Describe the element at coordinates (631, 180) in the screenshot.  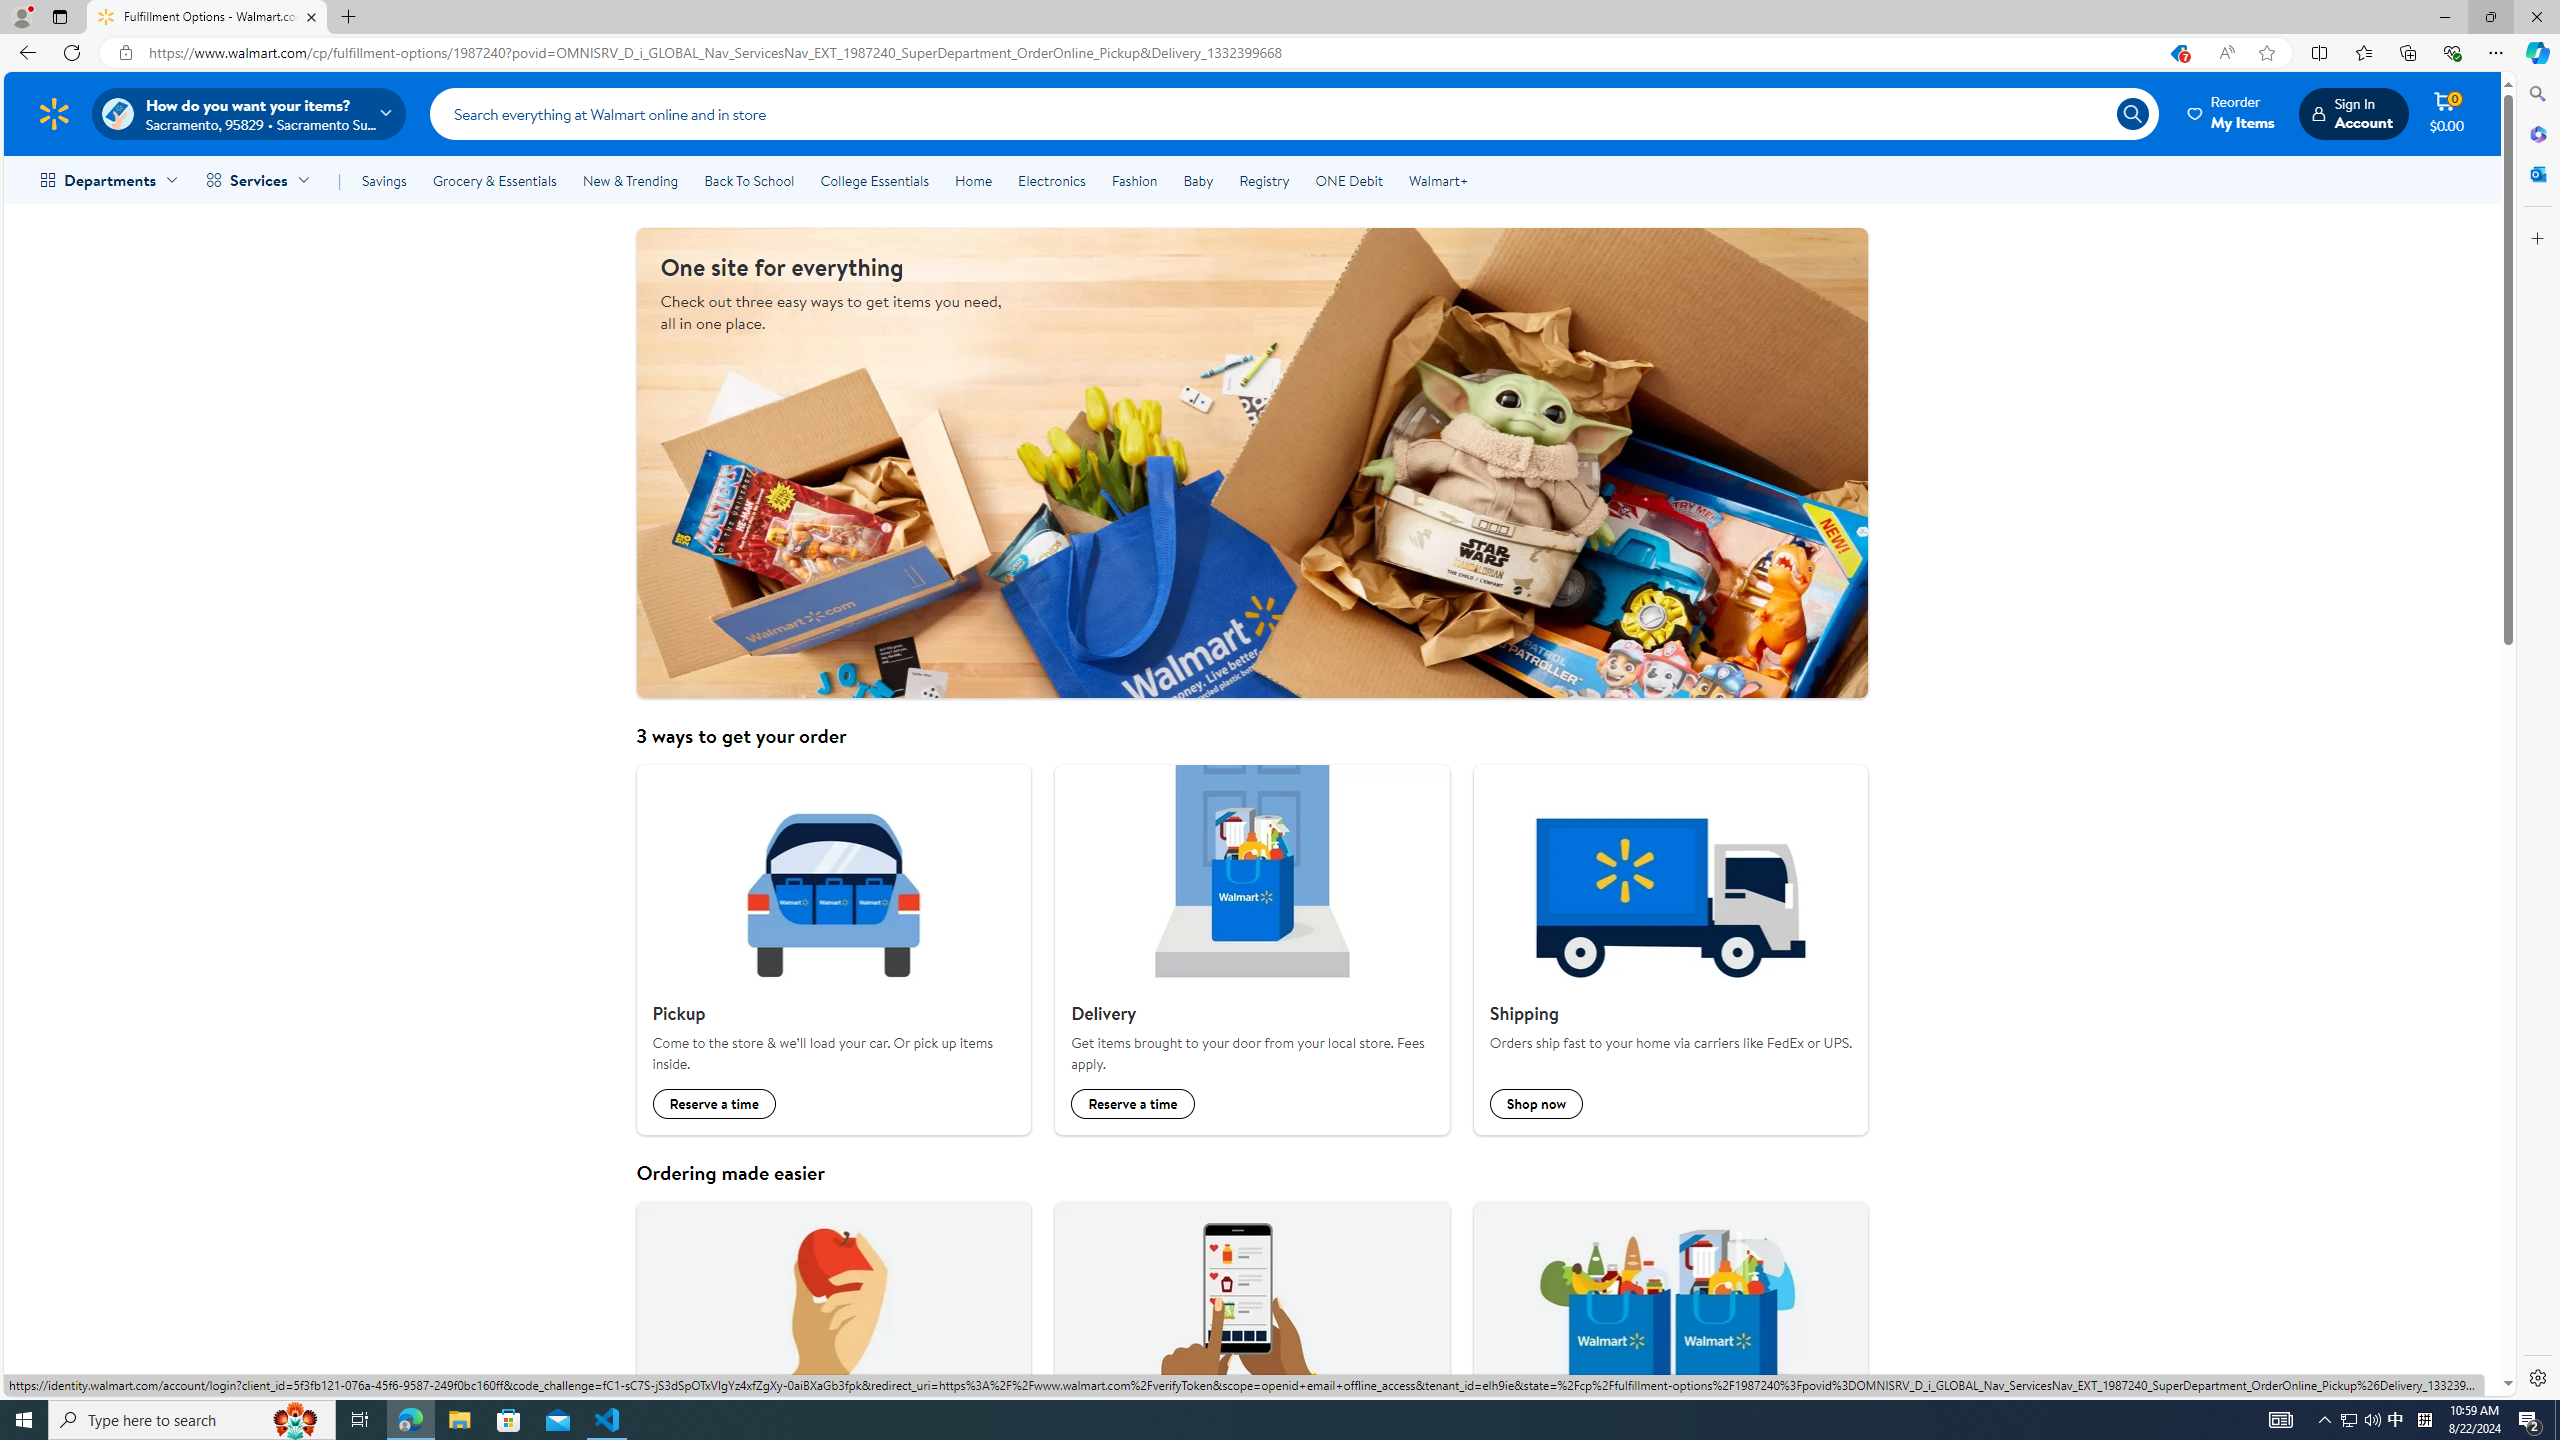
I see `'New & Trending'` at that location.